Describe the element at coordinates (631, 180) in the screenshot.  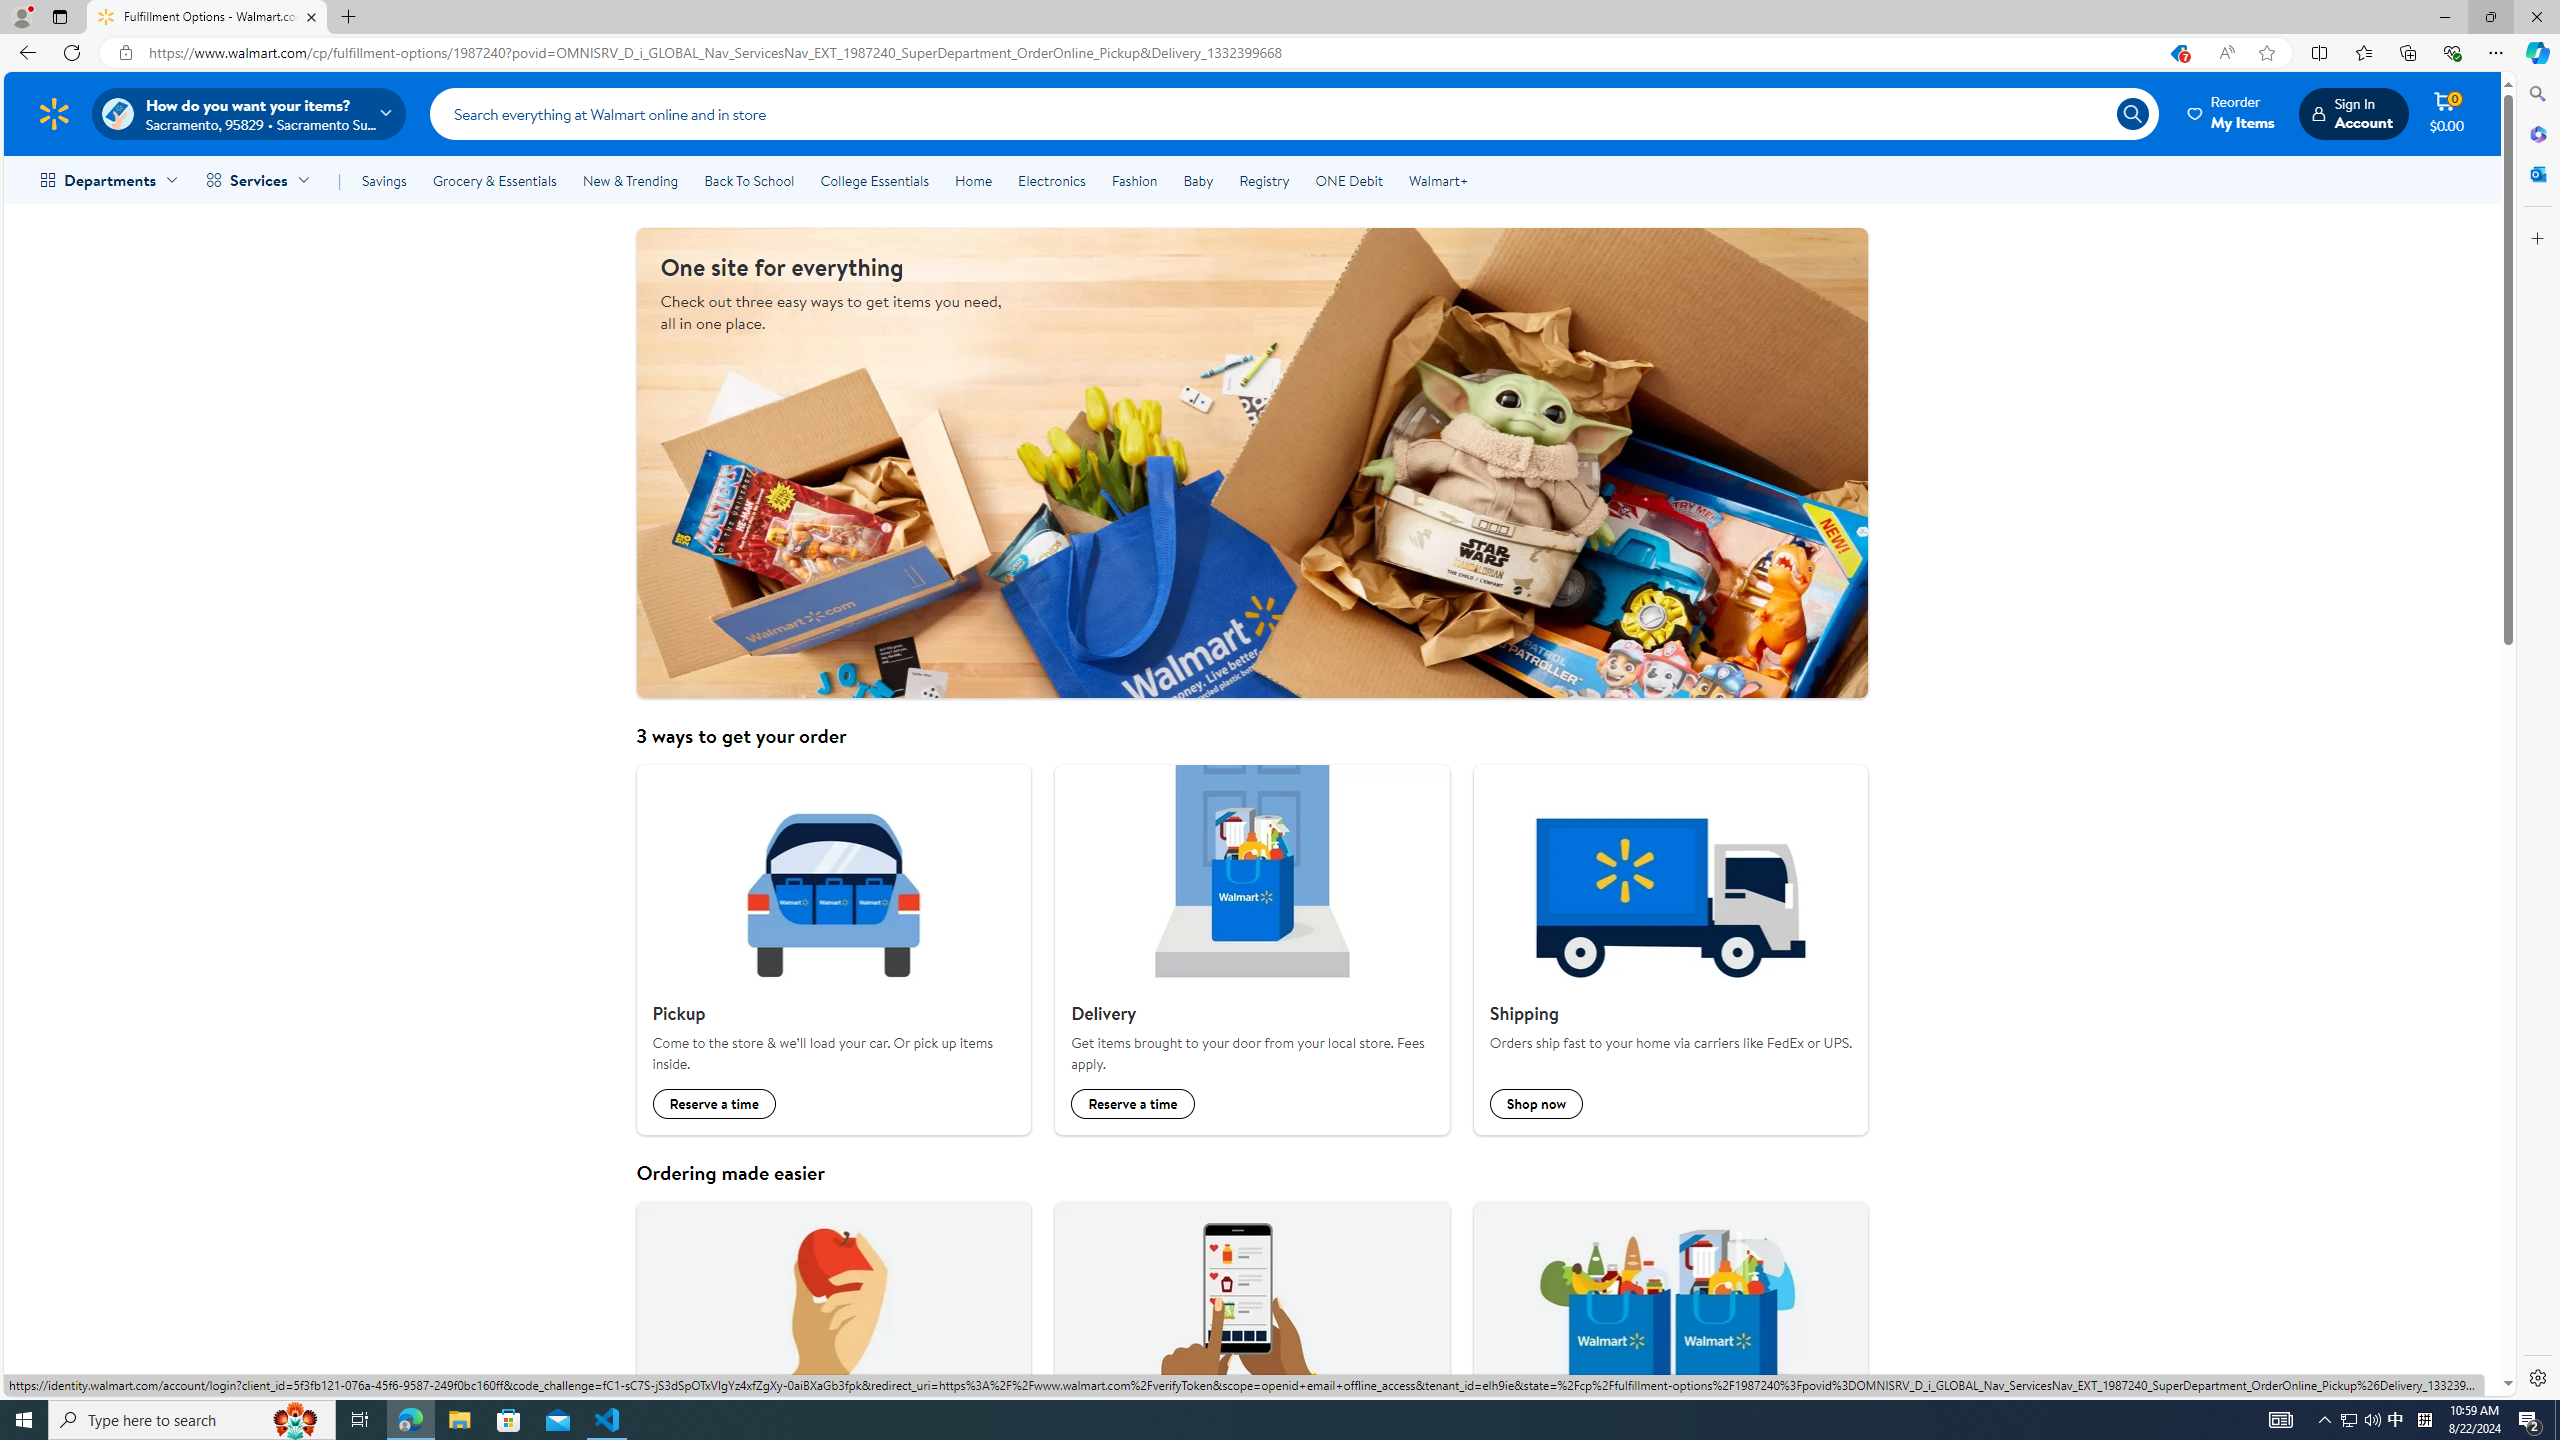
I see `'New & Trending'` at that location.